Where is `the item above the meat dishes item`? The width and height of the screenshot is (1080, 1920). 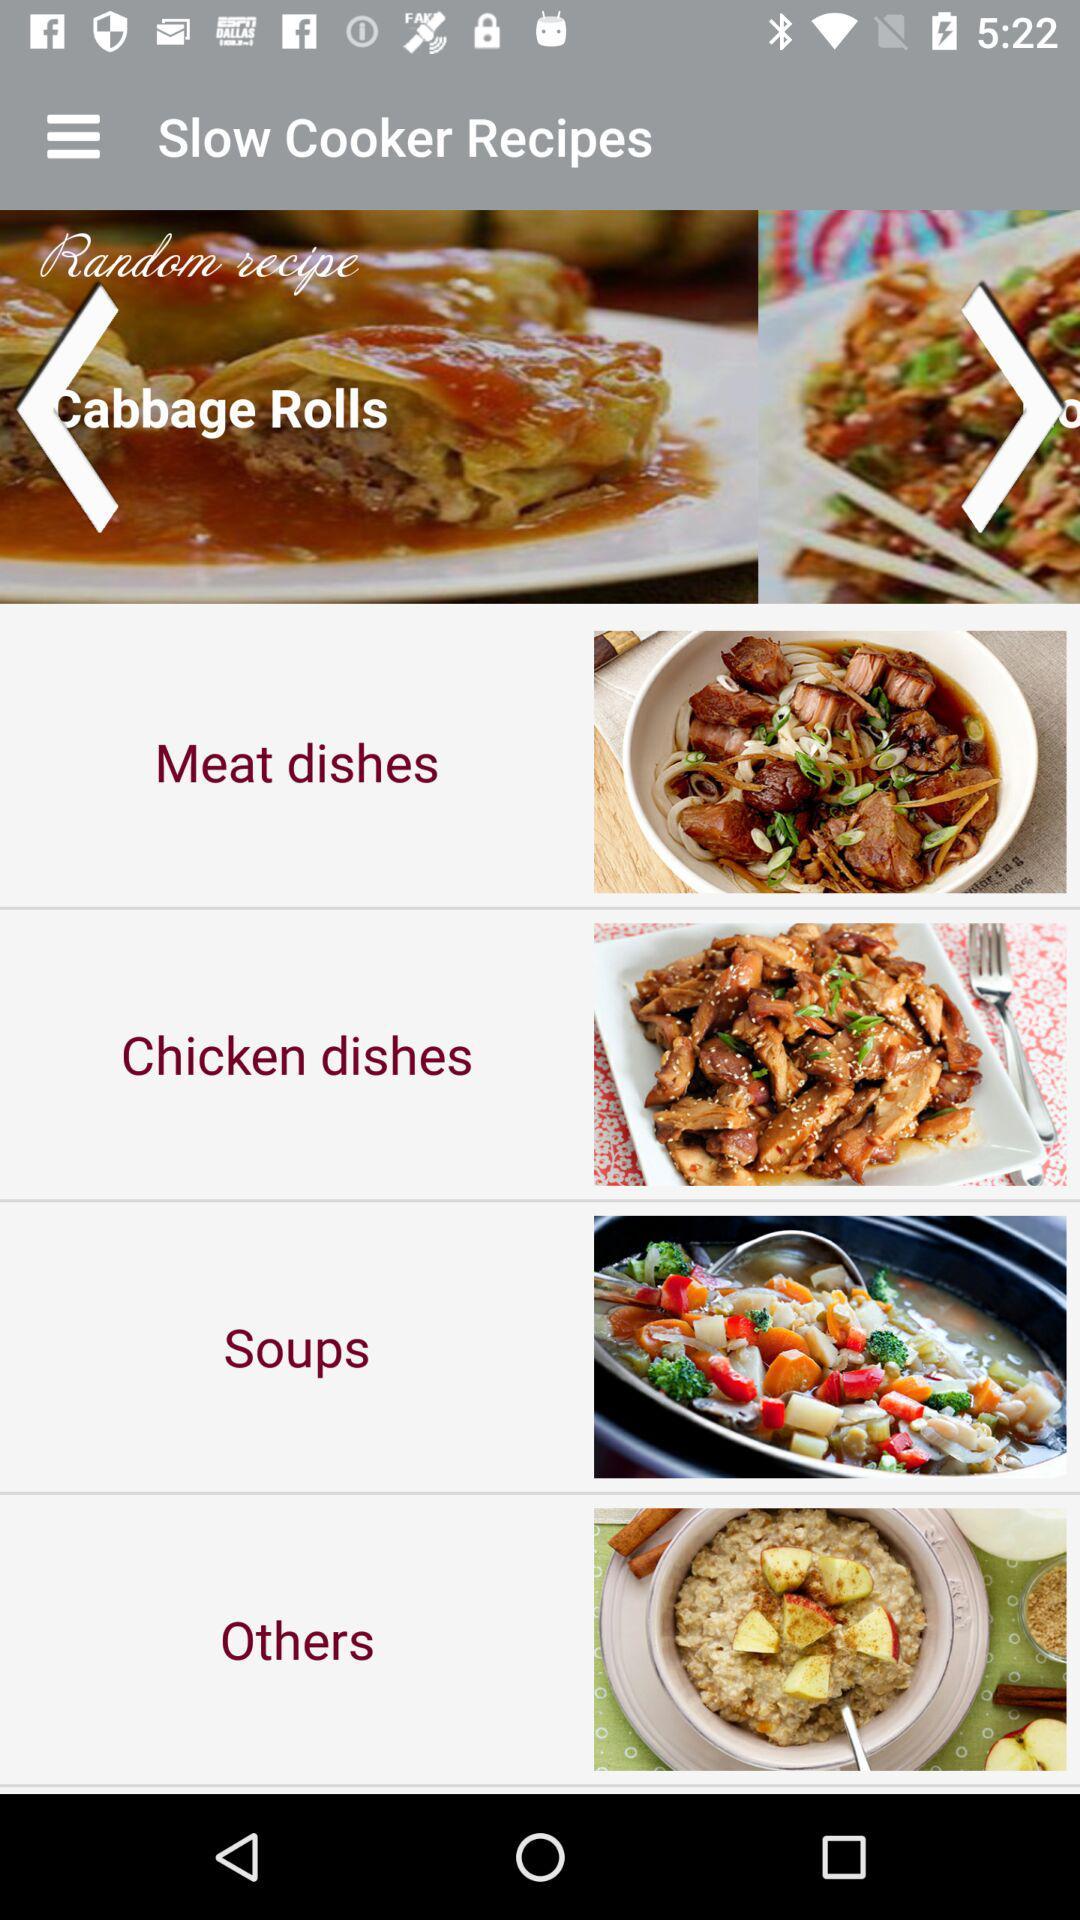
the item above the meat dishes item is located at coordinates (540, 405).